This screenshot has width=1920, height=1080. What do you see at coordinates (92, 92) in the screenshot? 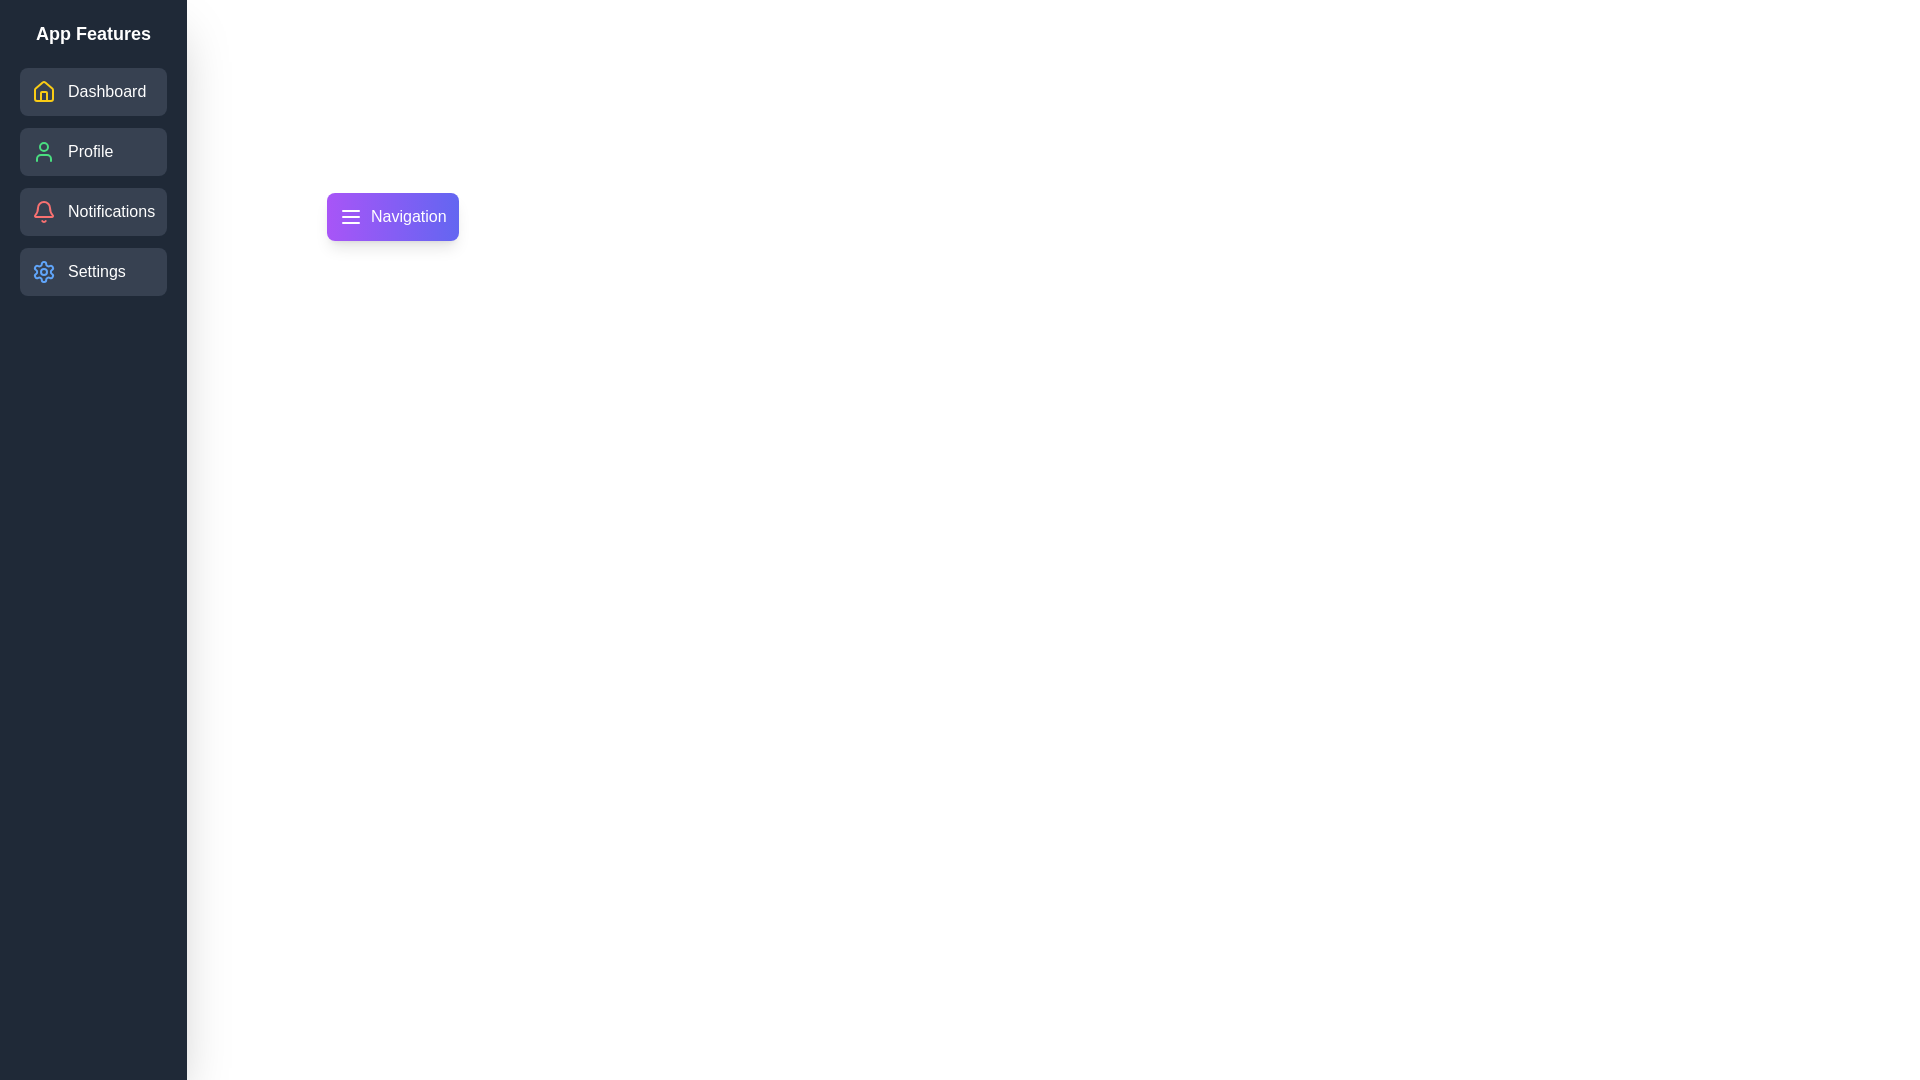
I see `the 'Dashboard' button in the drawer` at bounding box center [92, 92].